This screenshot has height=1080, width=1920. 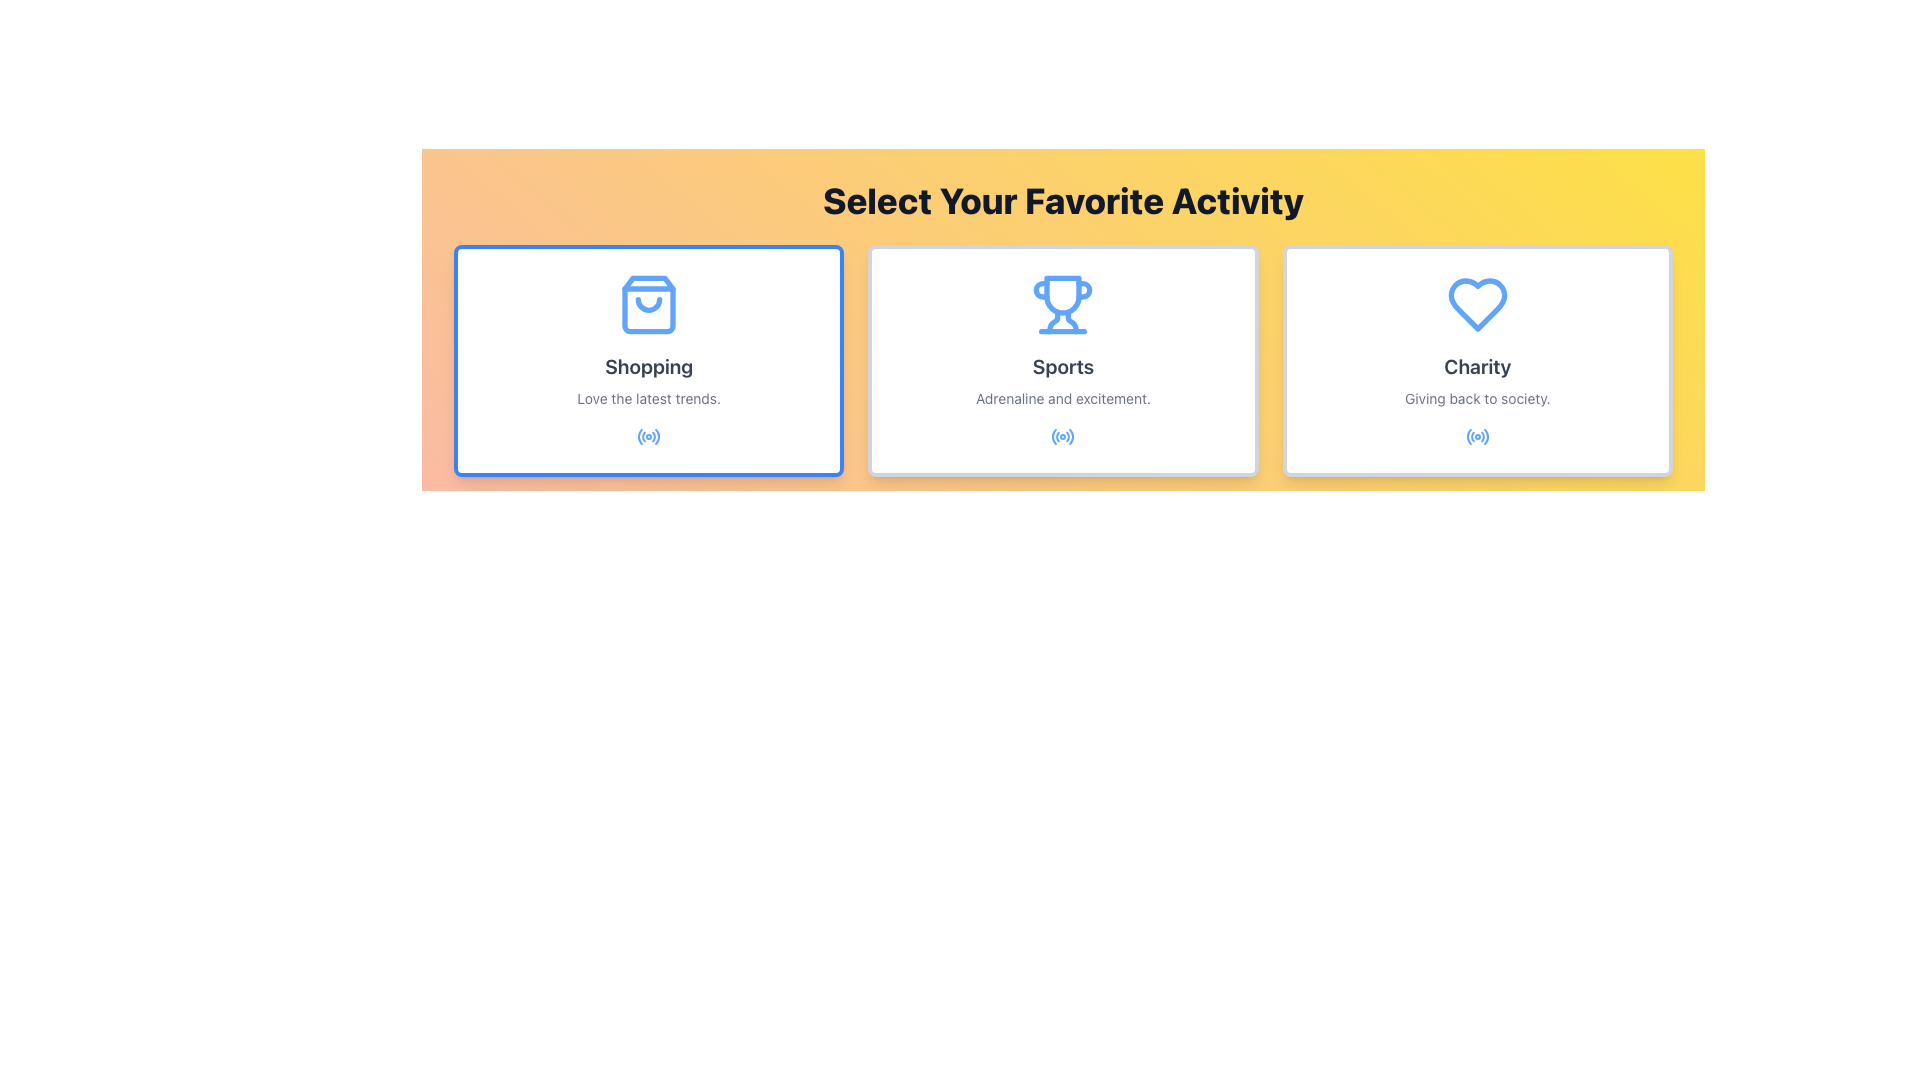 I want to click on the curved segment of the trophy icon located at the top right of the trophy within the 'Sports' card under 'Select Your Favorite Activity.', so click(x=1083, y=290).